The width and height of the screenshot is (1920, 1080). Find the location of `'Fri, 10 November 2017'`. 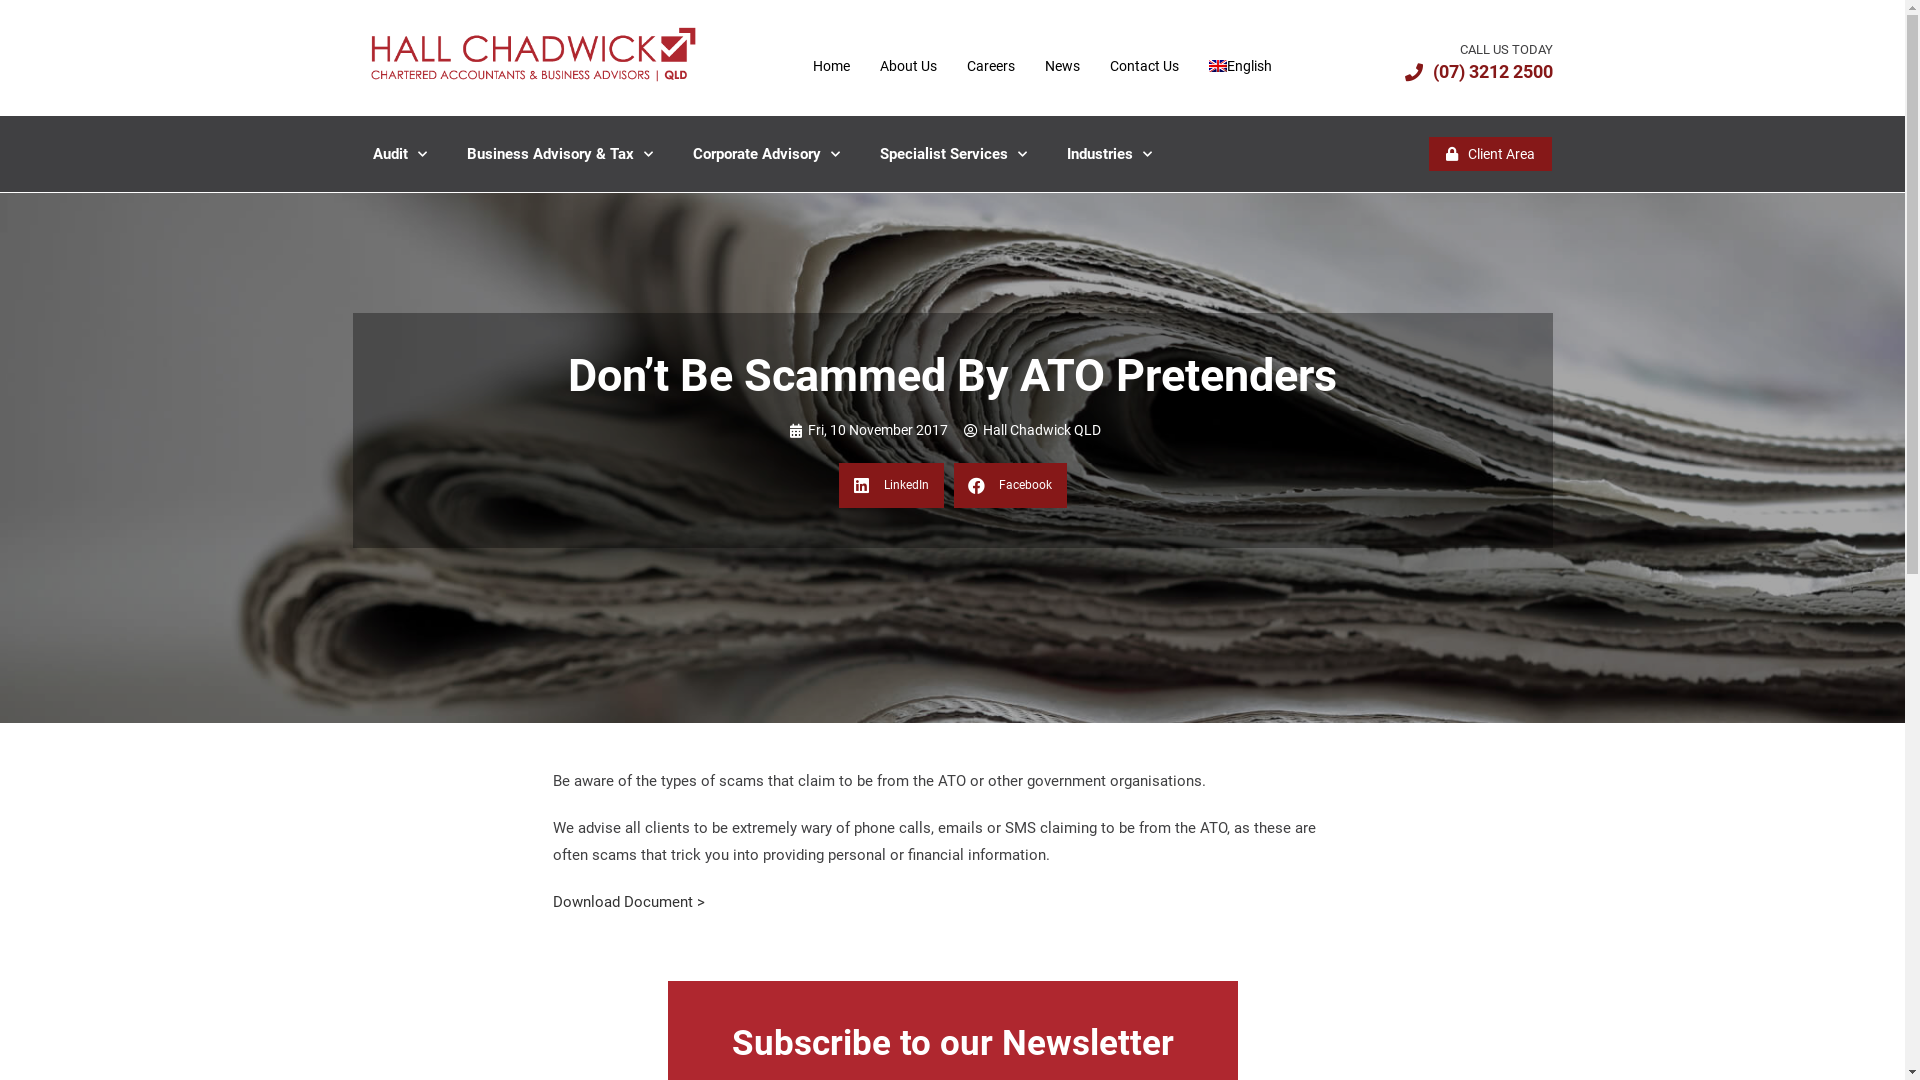

'Fri, 10 November 2017' is located at coordinates (867, 429).